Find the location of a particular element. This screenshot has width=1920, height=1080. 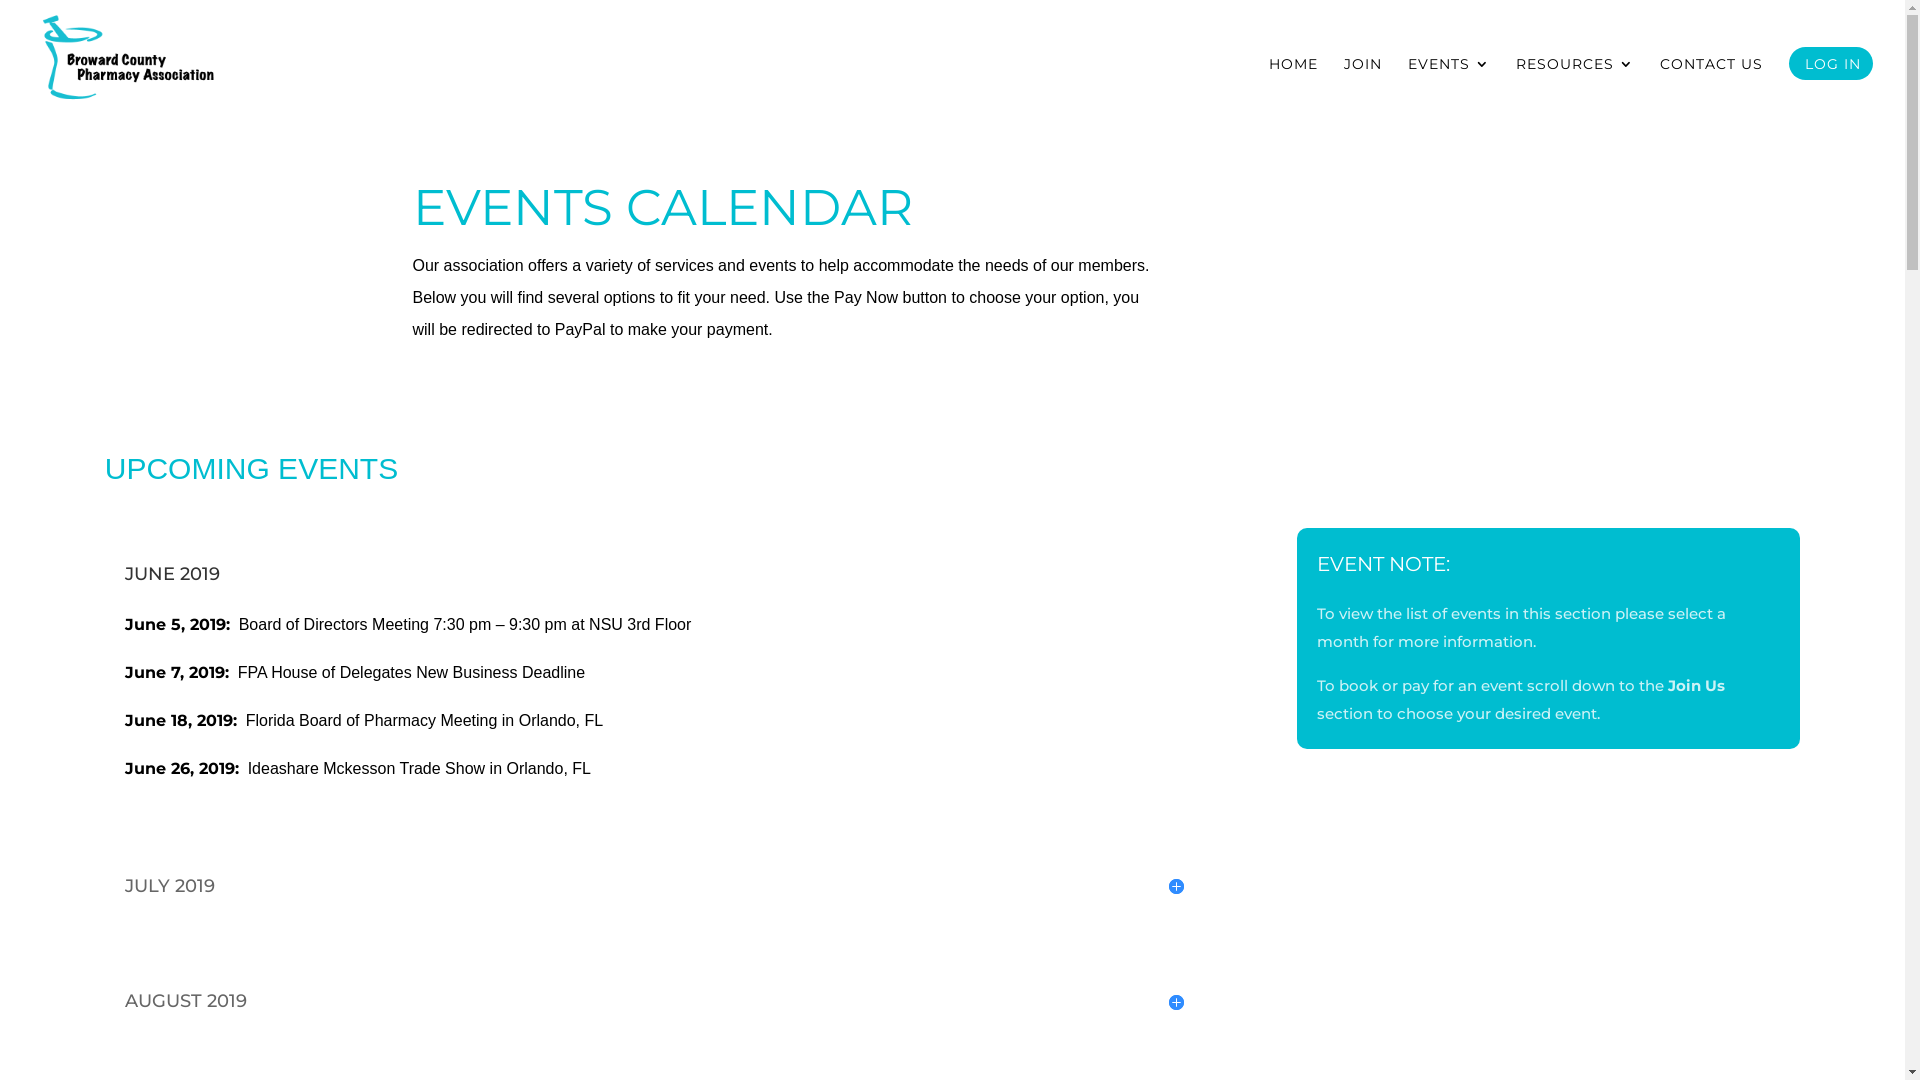

'EVENTS' is located at coordinates (1449, 86).